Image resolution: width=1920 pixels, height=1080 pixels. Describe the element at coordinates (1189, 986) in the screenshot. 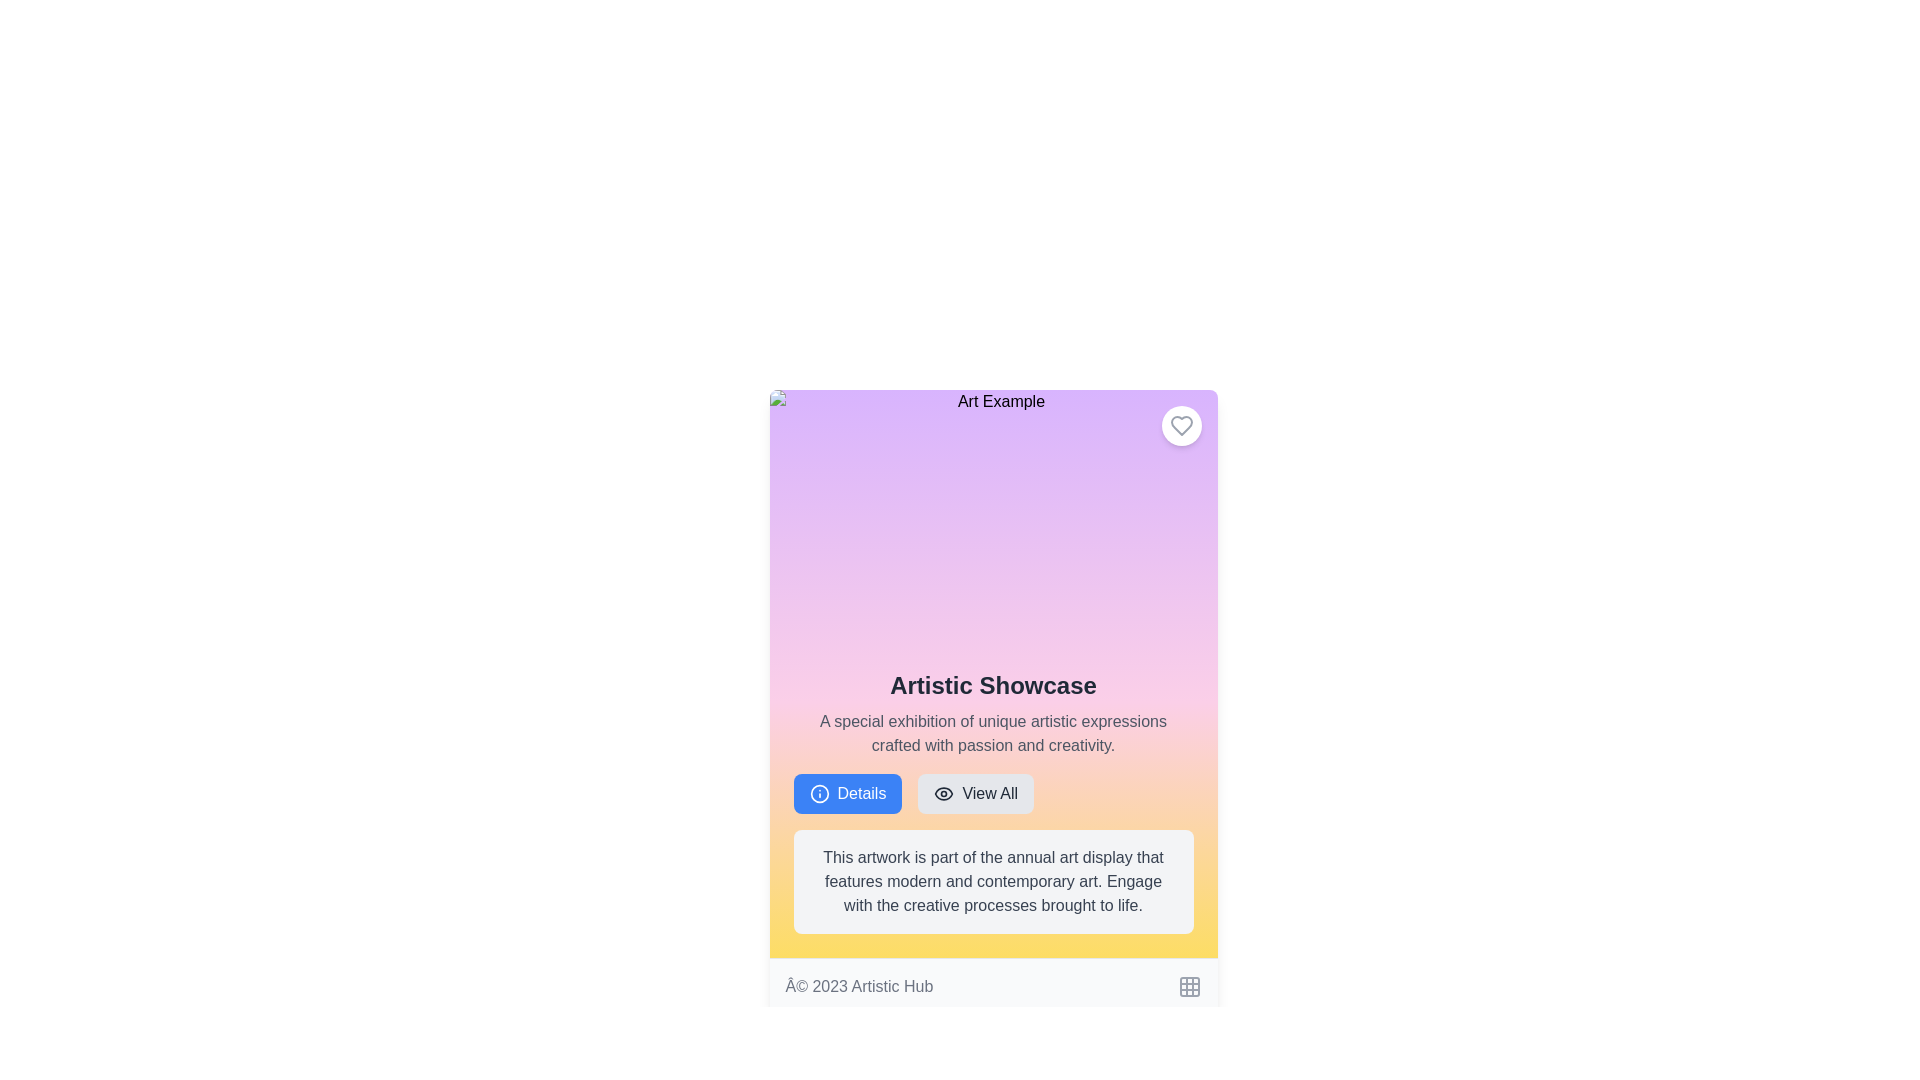

I see `the navigation icon located in the bottom-right corner of the footer, adjacent to the text '© 2023 Artistic Hub'` at that location.